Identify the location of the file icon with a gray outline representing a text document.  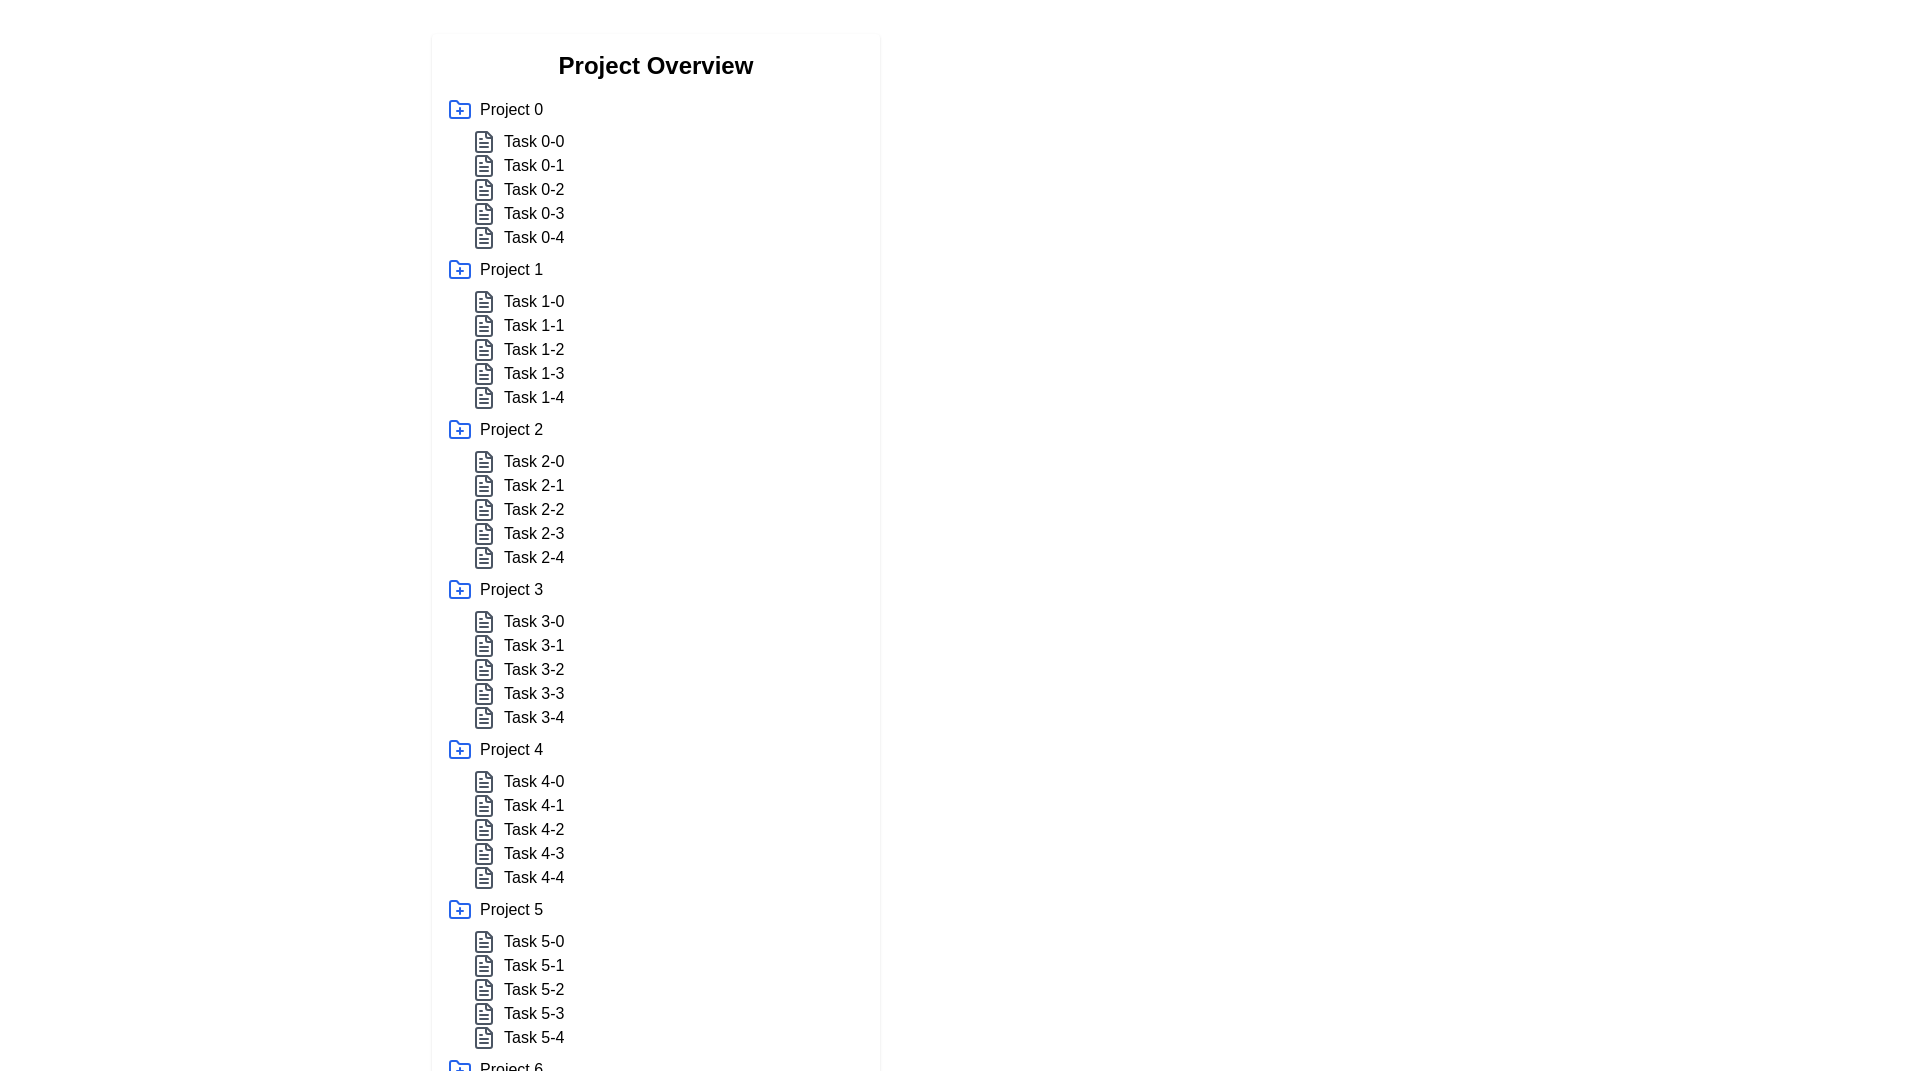
(484, 781).